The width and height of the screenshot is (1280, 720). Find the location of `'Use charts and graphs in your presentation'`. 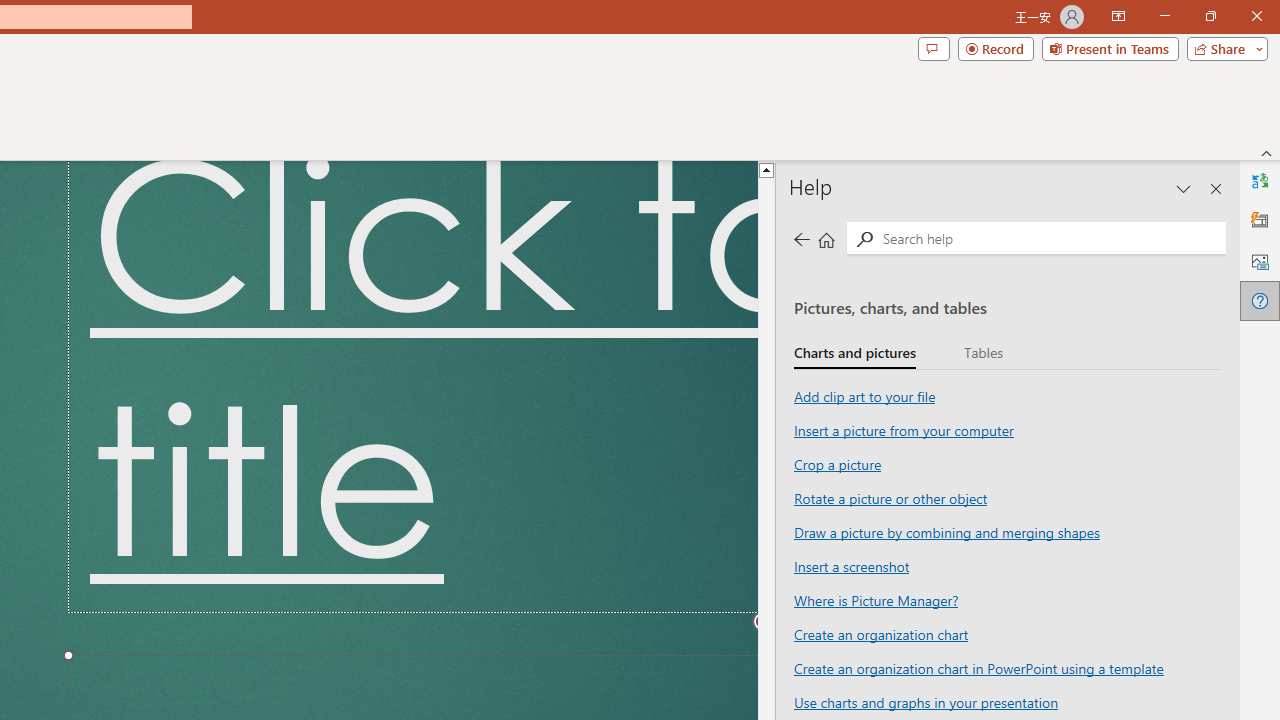

'Use charts and graphs in your presentation' is located at coordinates (925, 701).